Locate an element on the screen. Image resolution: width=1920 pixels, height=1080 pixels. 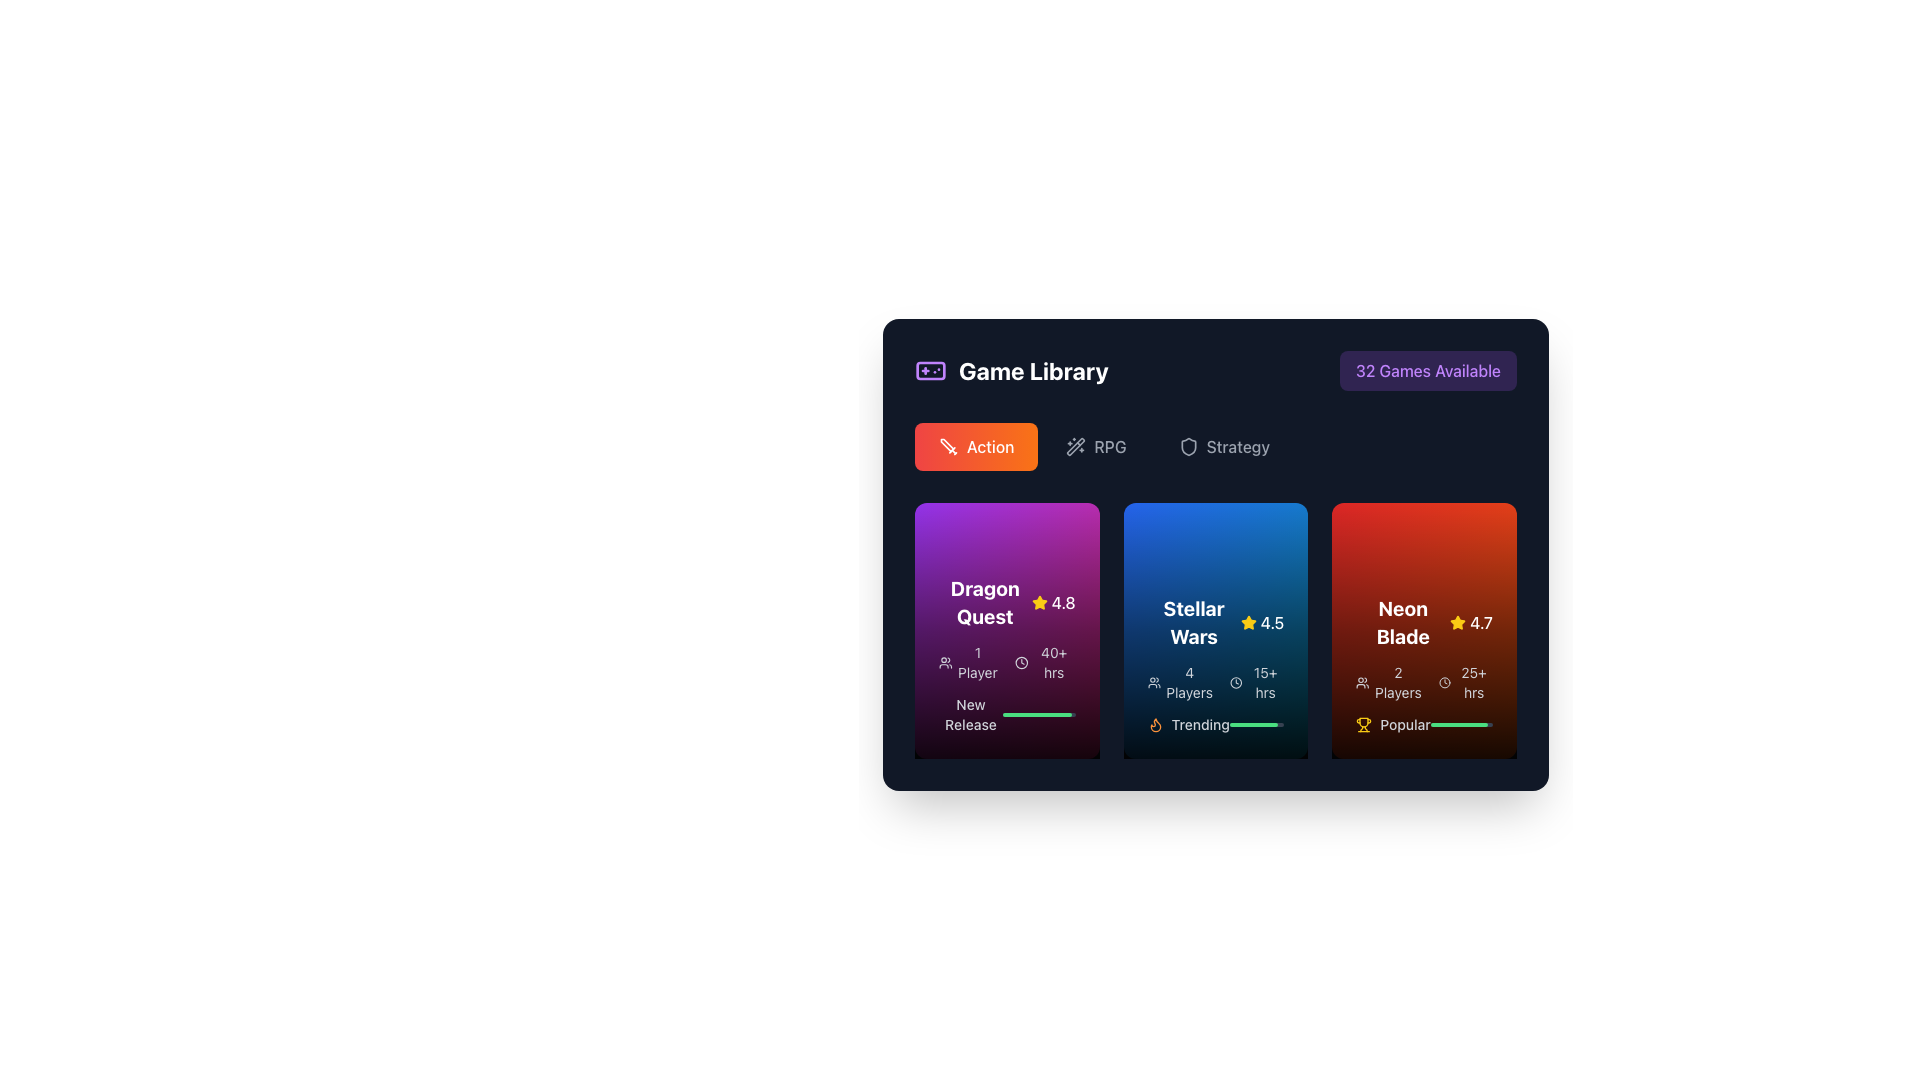
the 'Popular' icon for the 'Neon Blade' game, located at the bottom-right of the card is located at coordinates (1363, 725).